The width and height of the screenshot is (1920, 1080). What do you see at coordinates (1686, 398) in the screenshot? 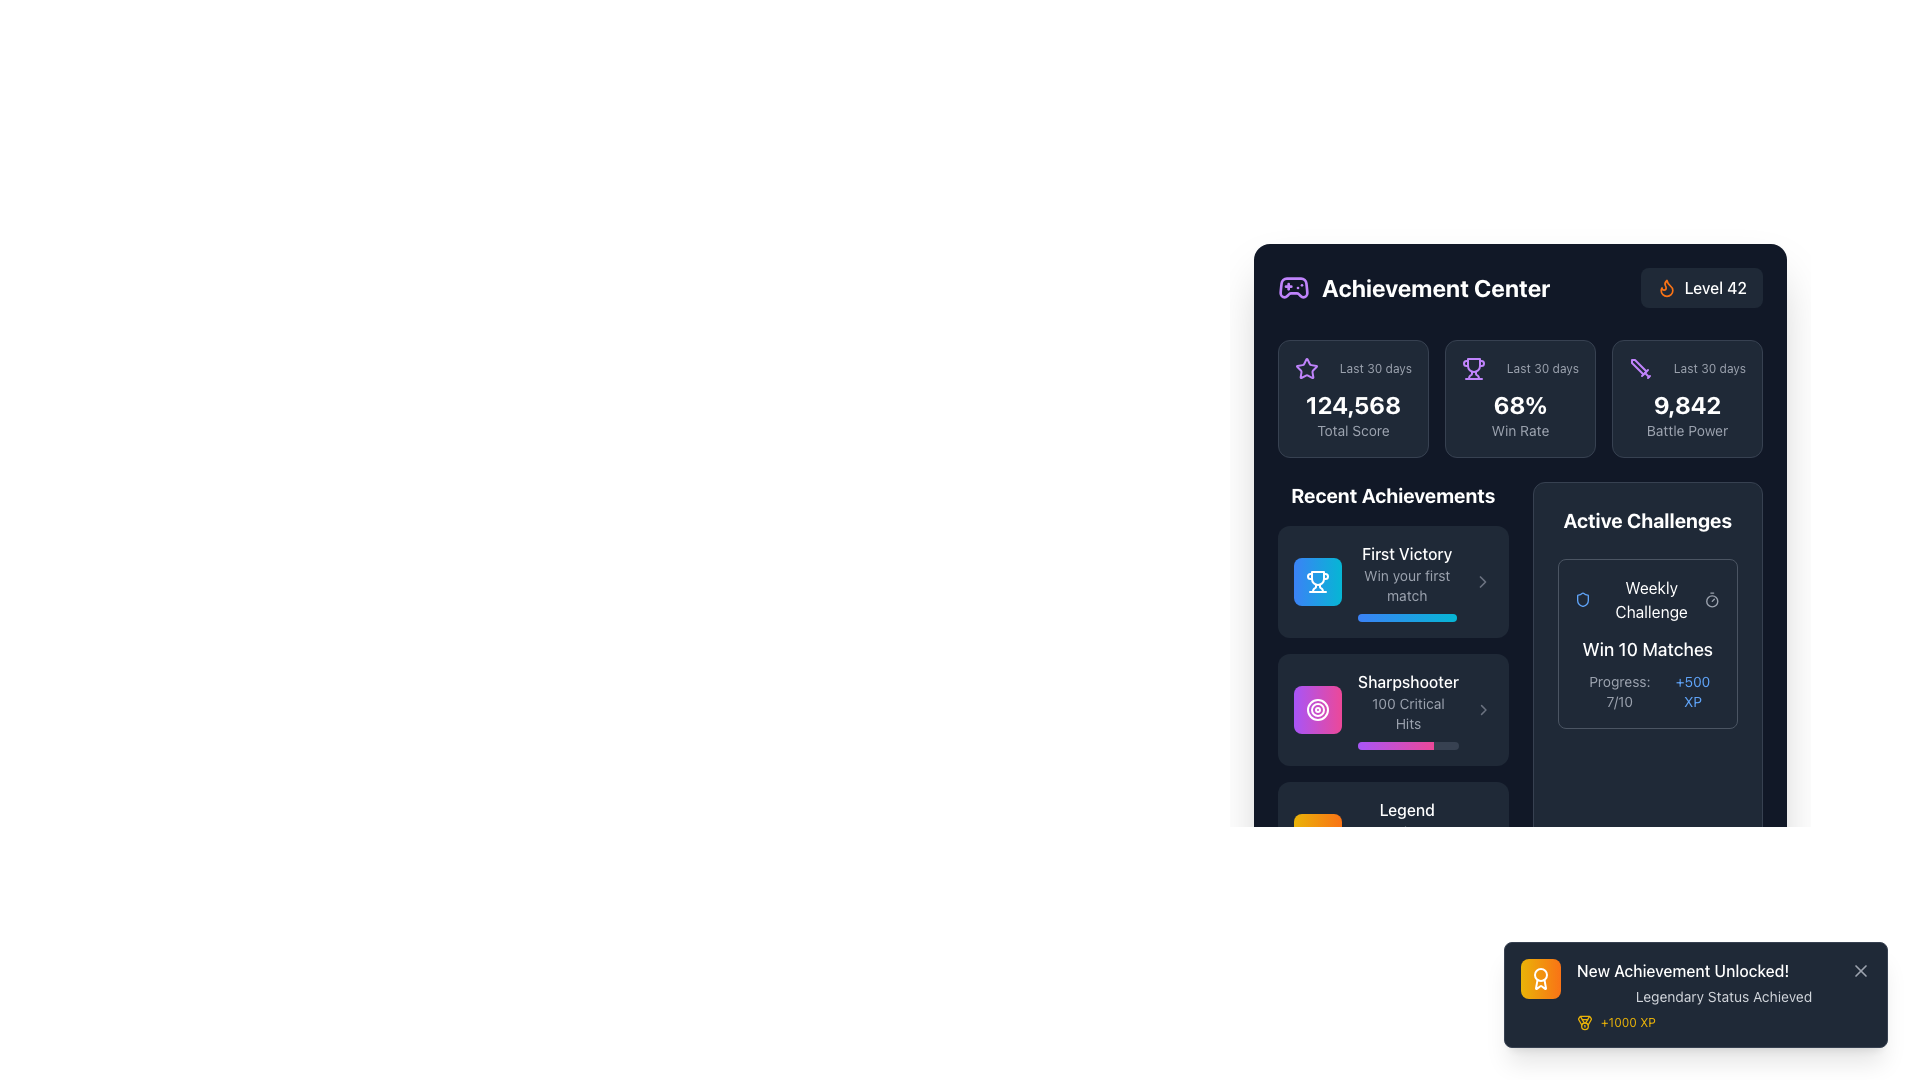
I see `the Informative card displaying the player's Battle Power score in the Achievement Center section, which is the third box from the left` at bounding box center [1686, 398].